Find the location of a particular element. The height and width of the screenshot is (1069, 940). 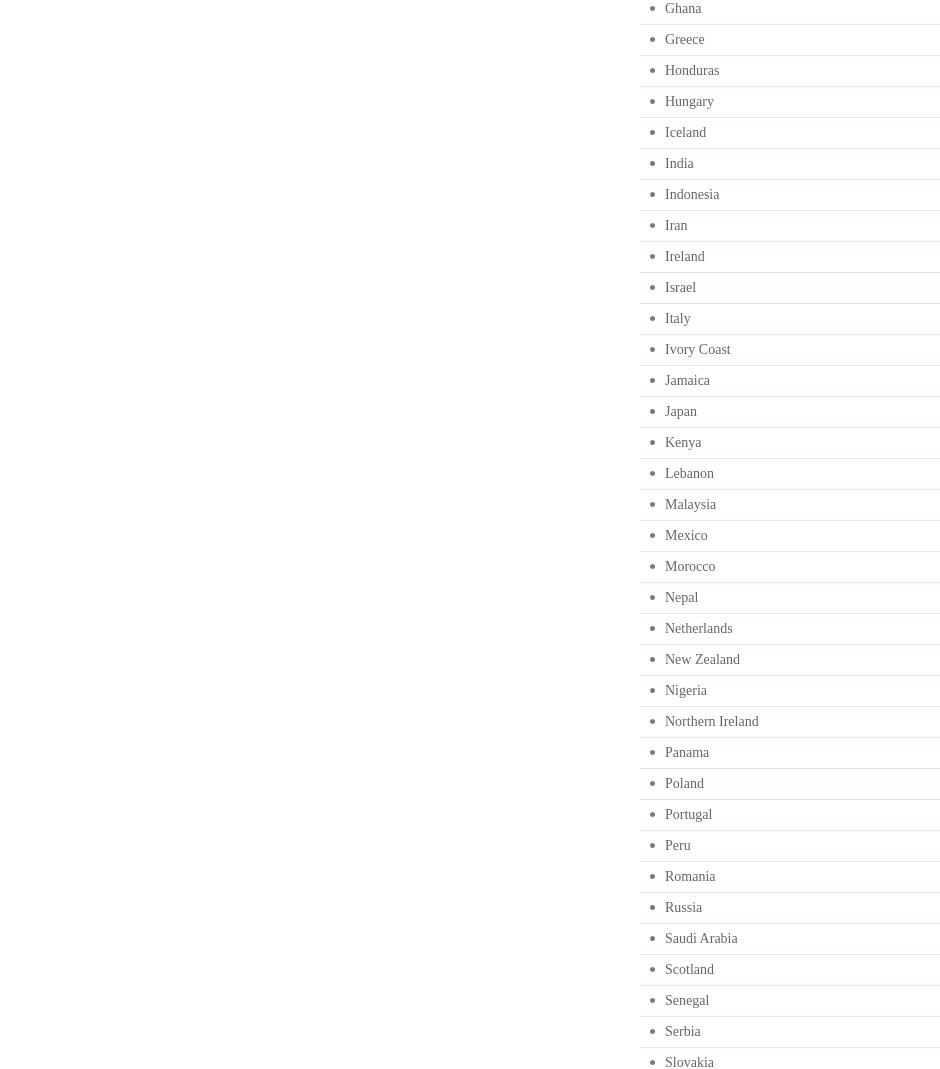

'Saudi Arabia' is located at coordinates (699, 937).